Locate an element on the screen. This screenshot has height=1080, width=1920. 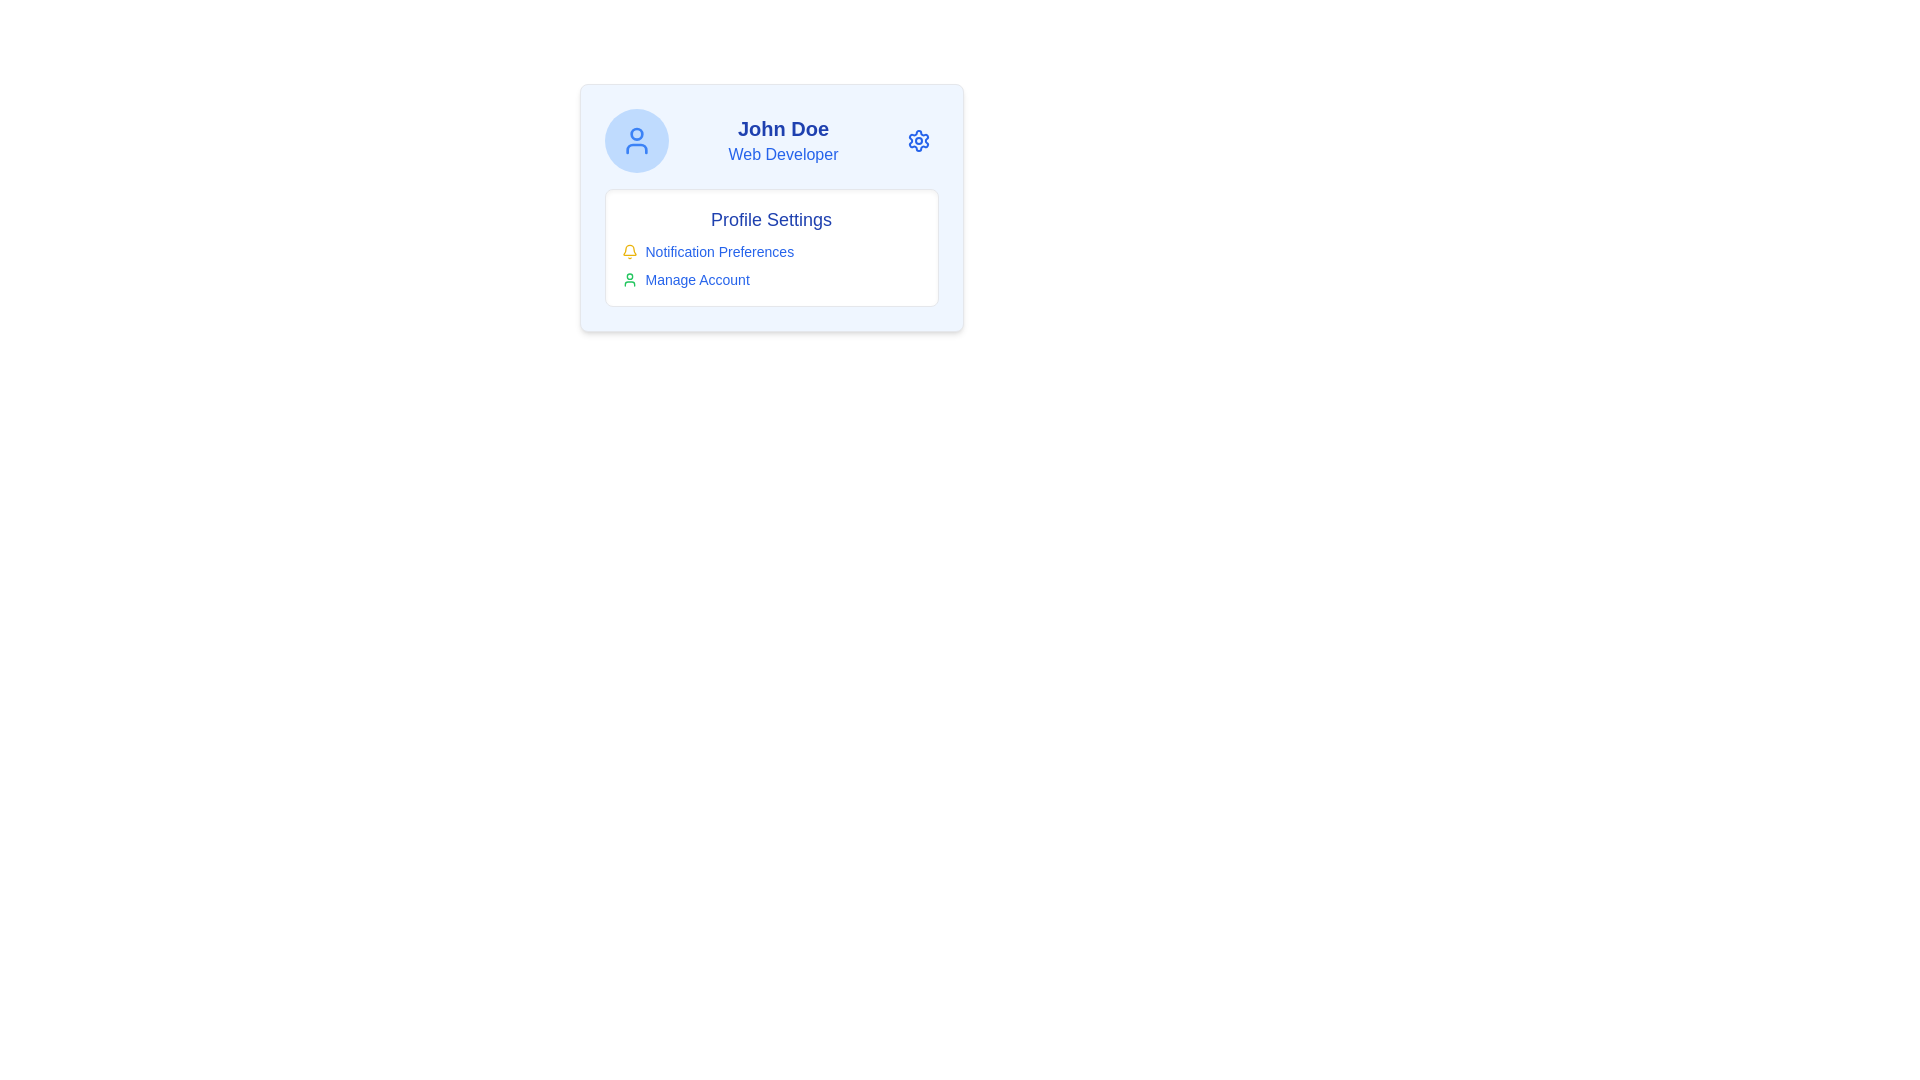
the textual display element that shows the user's name and role, located between the user profile icon and the gear icon in the header section of the card layout is located at coordinates (782, 140).